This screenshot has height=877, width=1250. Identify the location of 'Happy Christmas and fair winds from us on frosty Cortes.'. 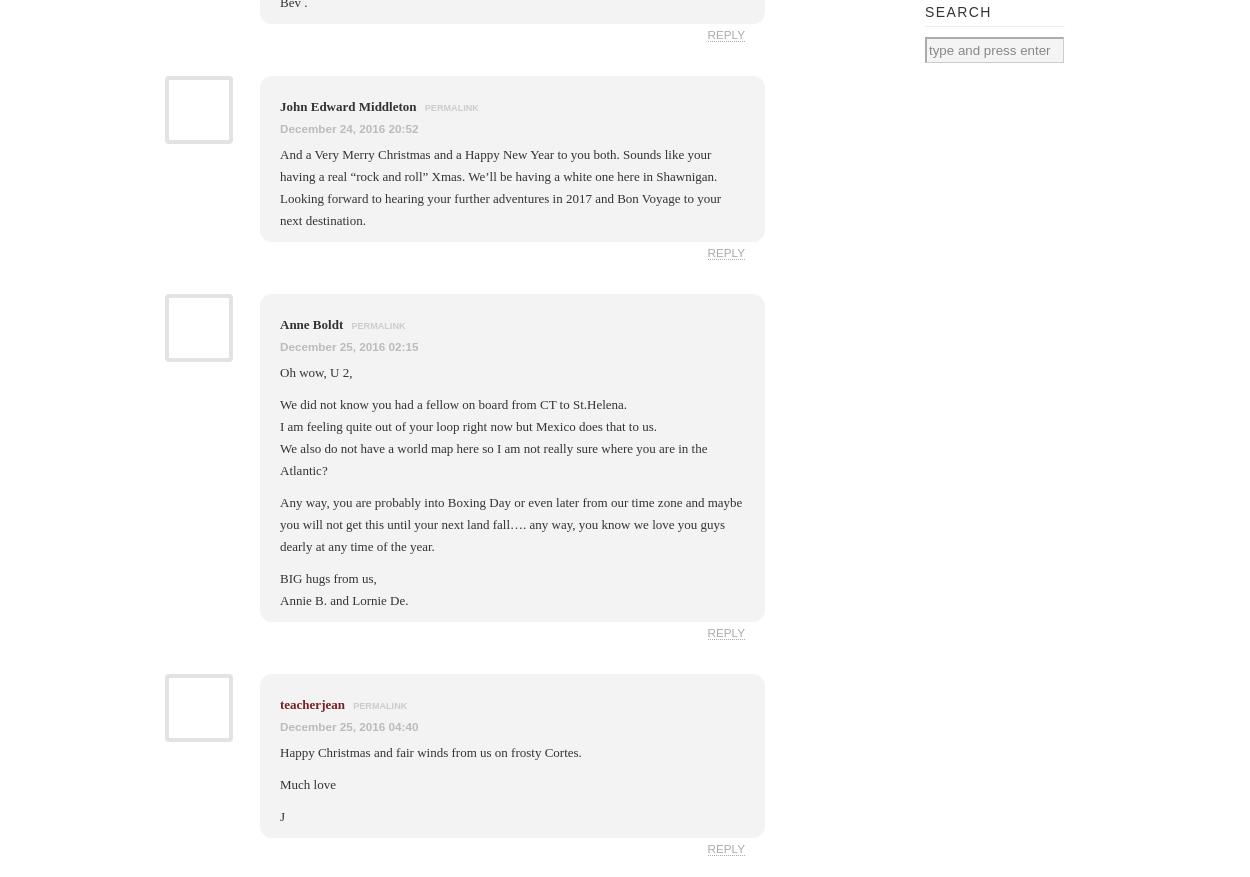
(430, 752).